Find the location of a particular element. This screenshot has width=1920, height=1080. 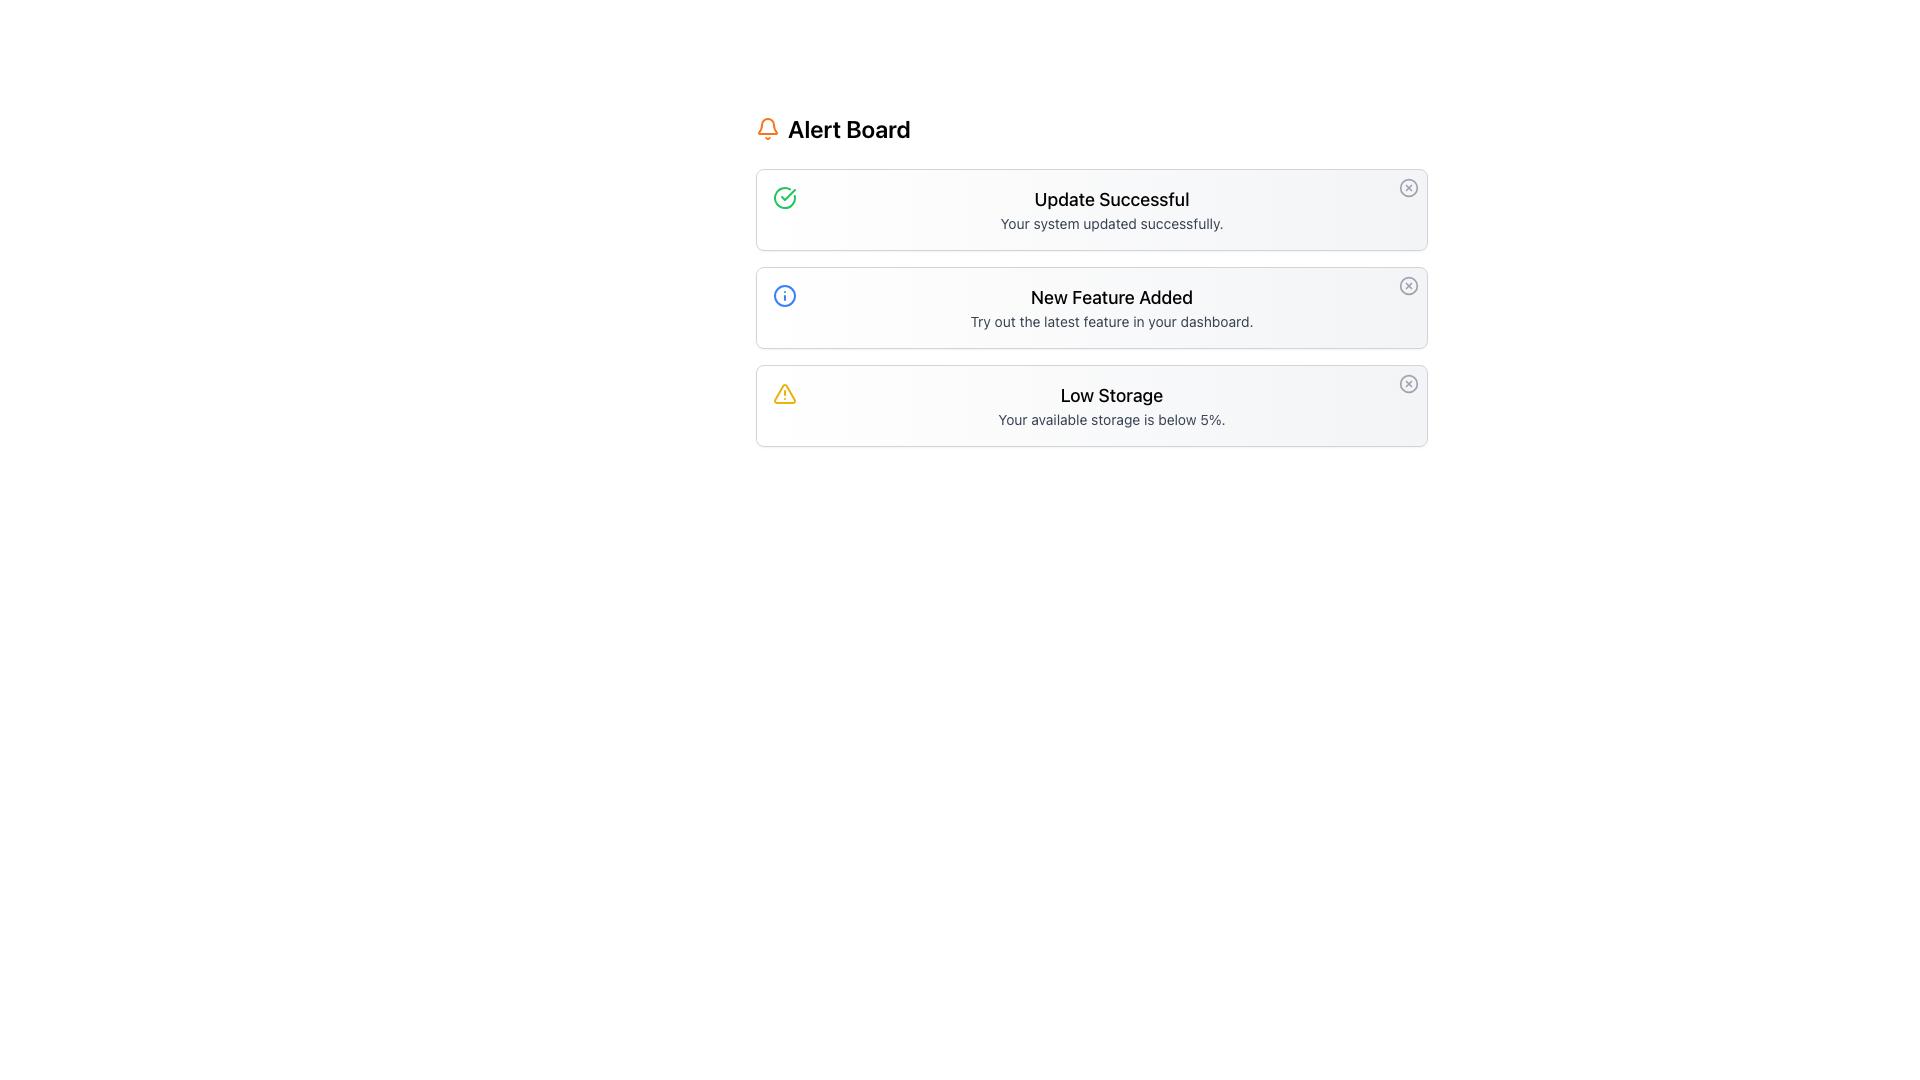

the success indication SVG icon located to the left of the 'Update Successful' notification in the Alert Board is located at coordinates (784, 197).